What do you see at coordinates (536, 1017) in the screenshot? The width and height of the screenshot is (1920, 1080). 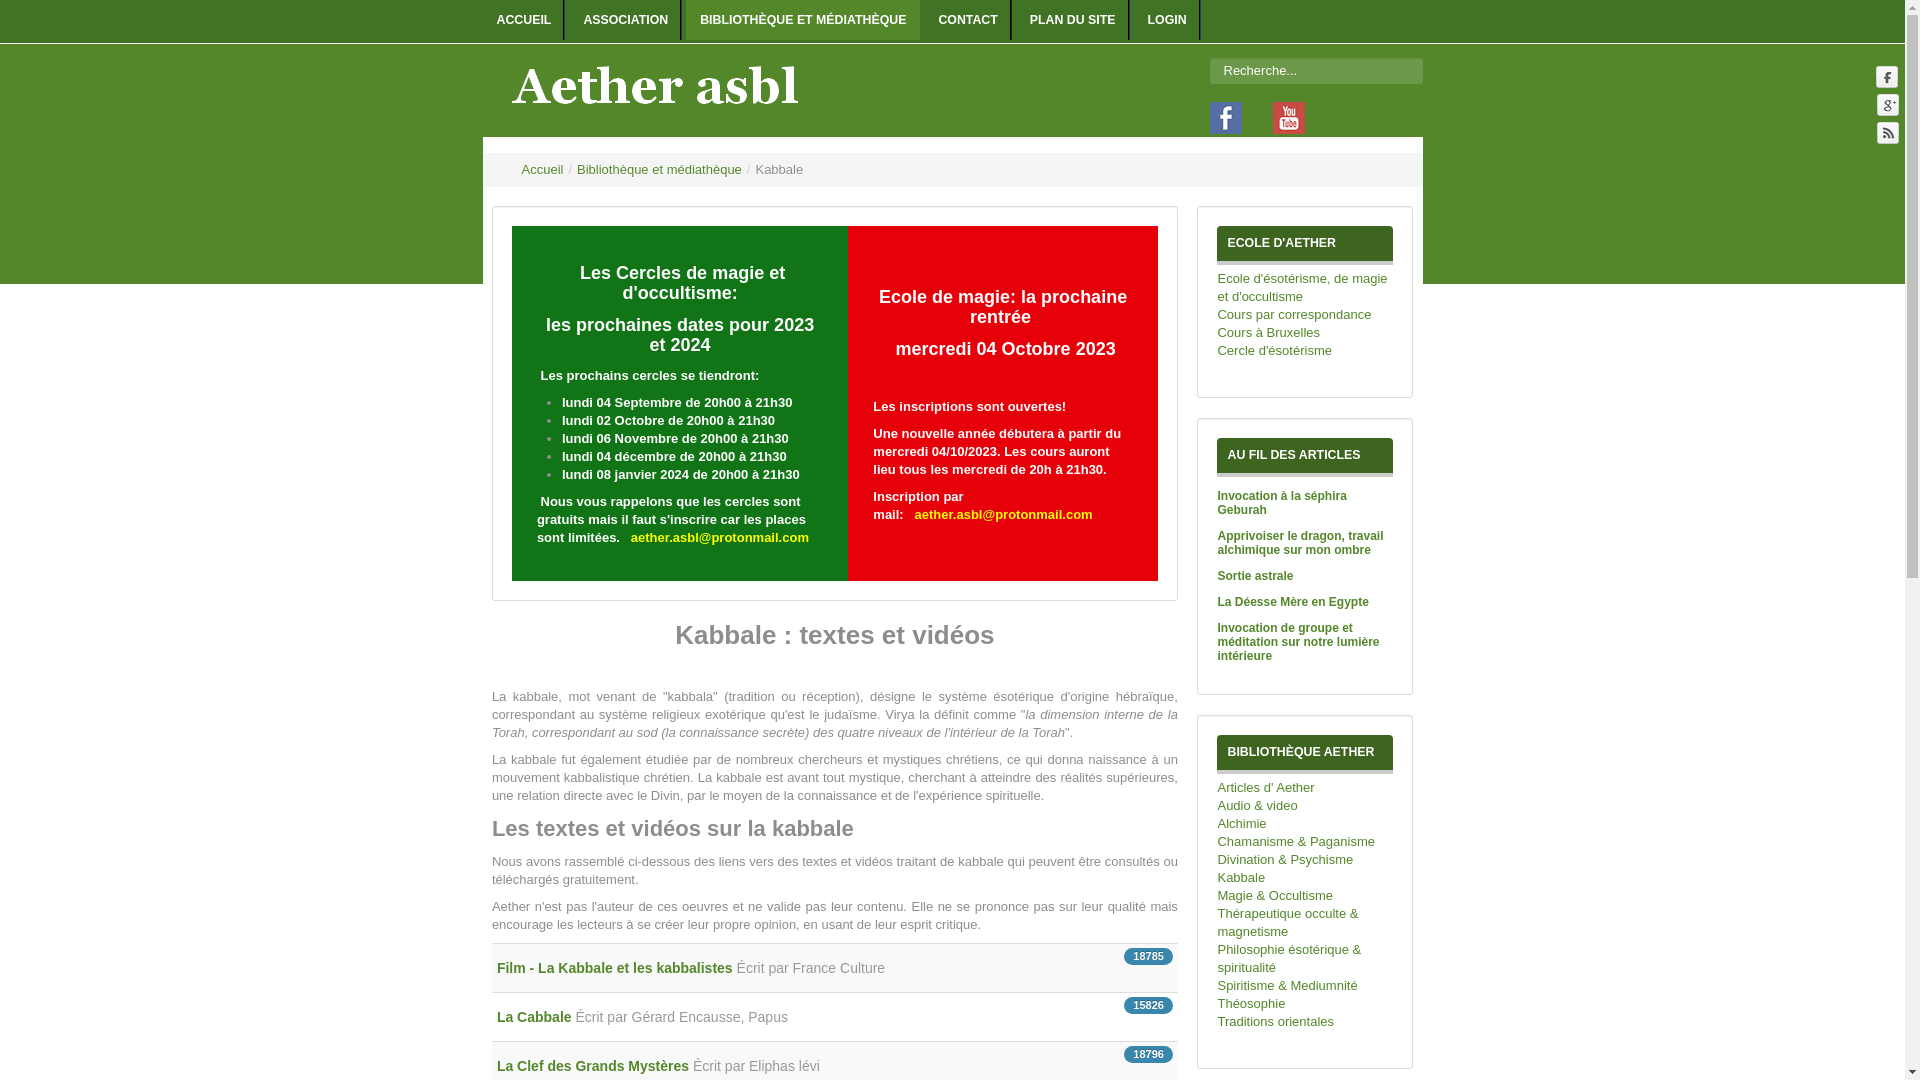 I see `'La Cabbale'` at bounding box center [536, 1017].